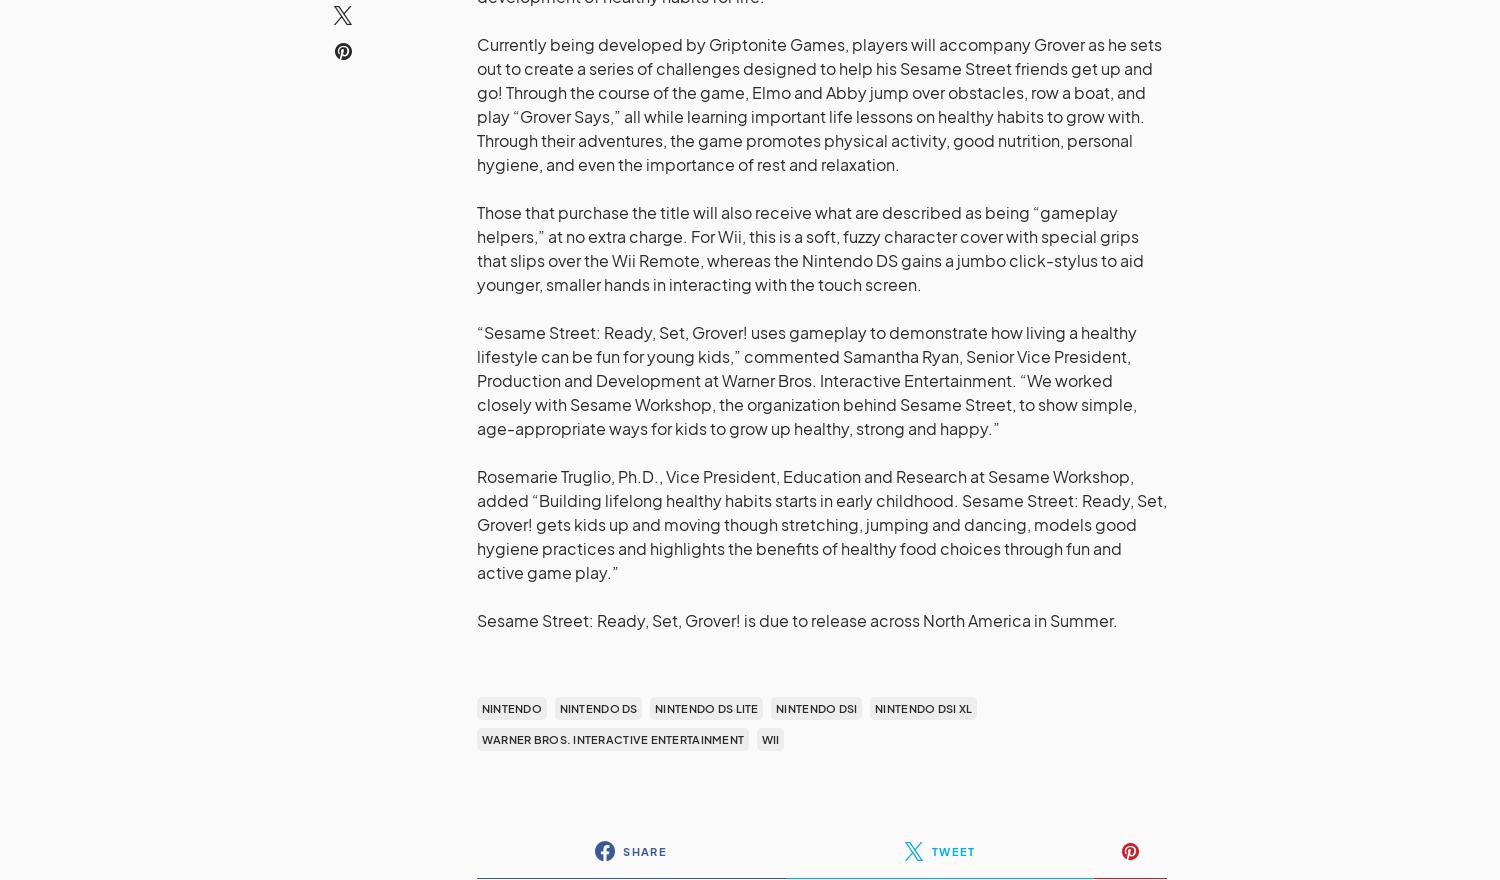 Image resolution: width=1500 pixels, height=880 pixels. Describe the element at coordinates (775, 708) in the screenshot. I see `'Nintendo DSi'` at that location.